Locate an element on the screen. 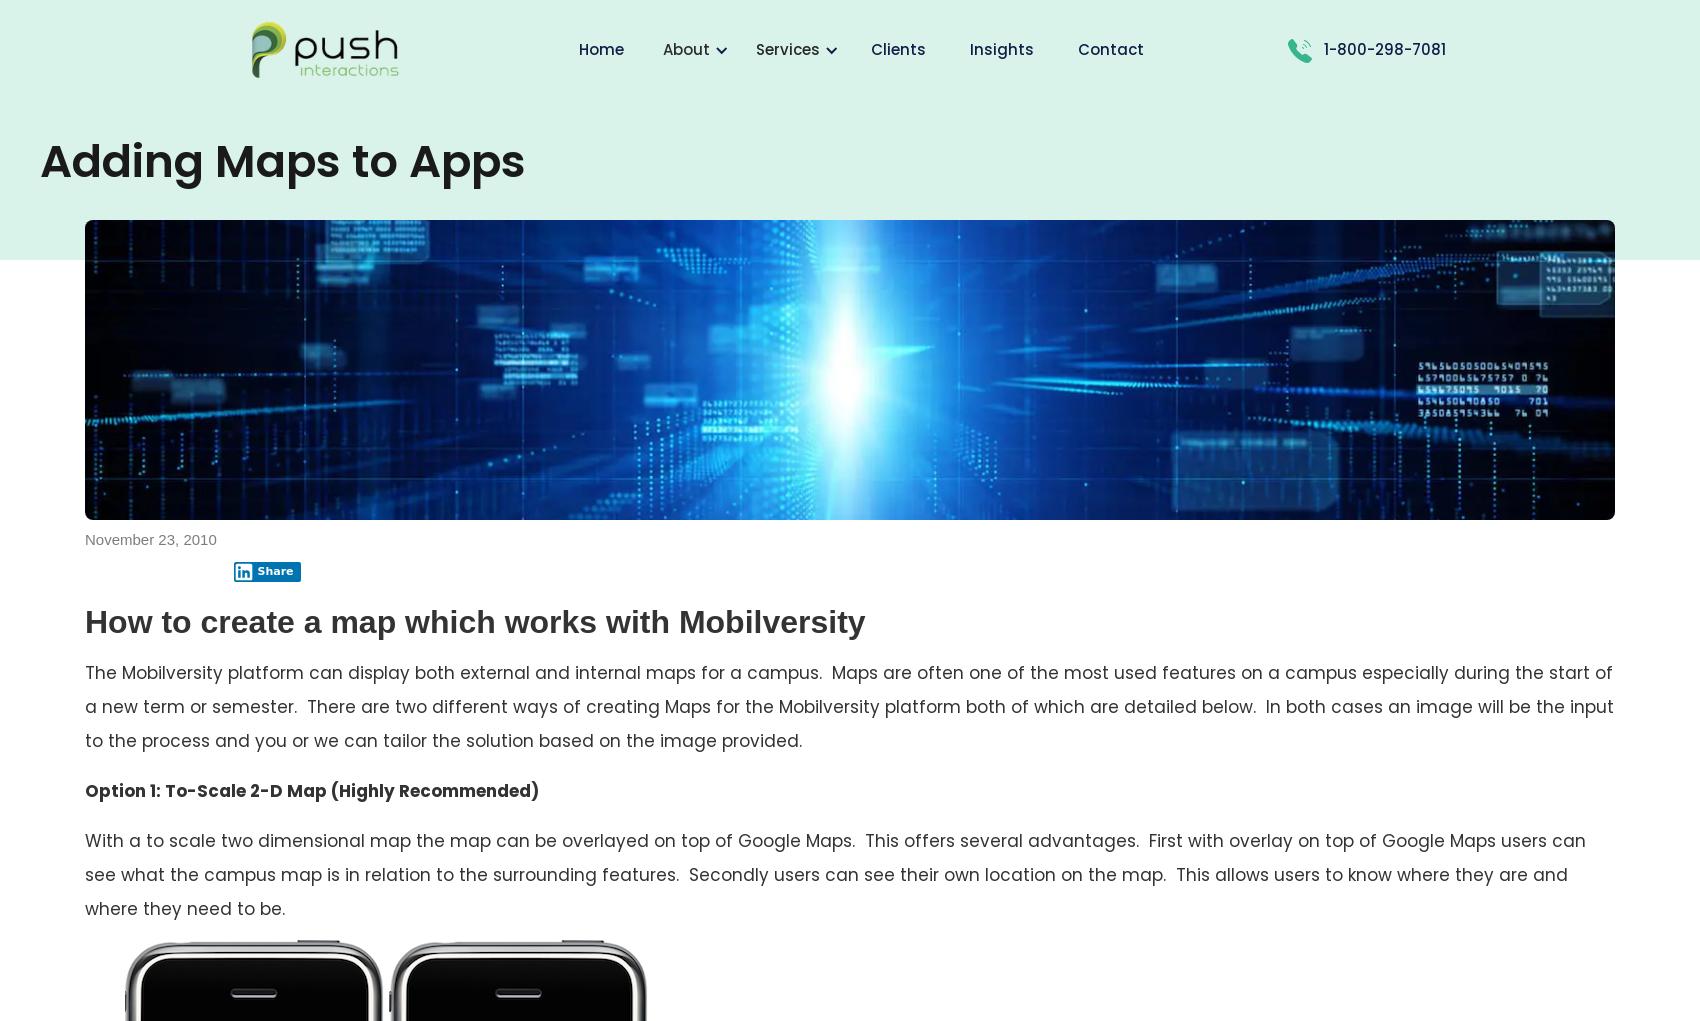  'Clients' is located at coordinates (898, 49).